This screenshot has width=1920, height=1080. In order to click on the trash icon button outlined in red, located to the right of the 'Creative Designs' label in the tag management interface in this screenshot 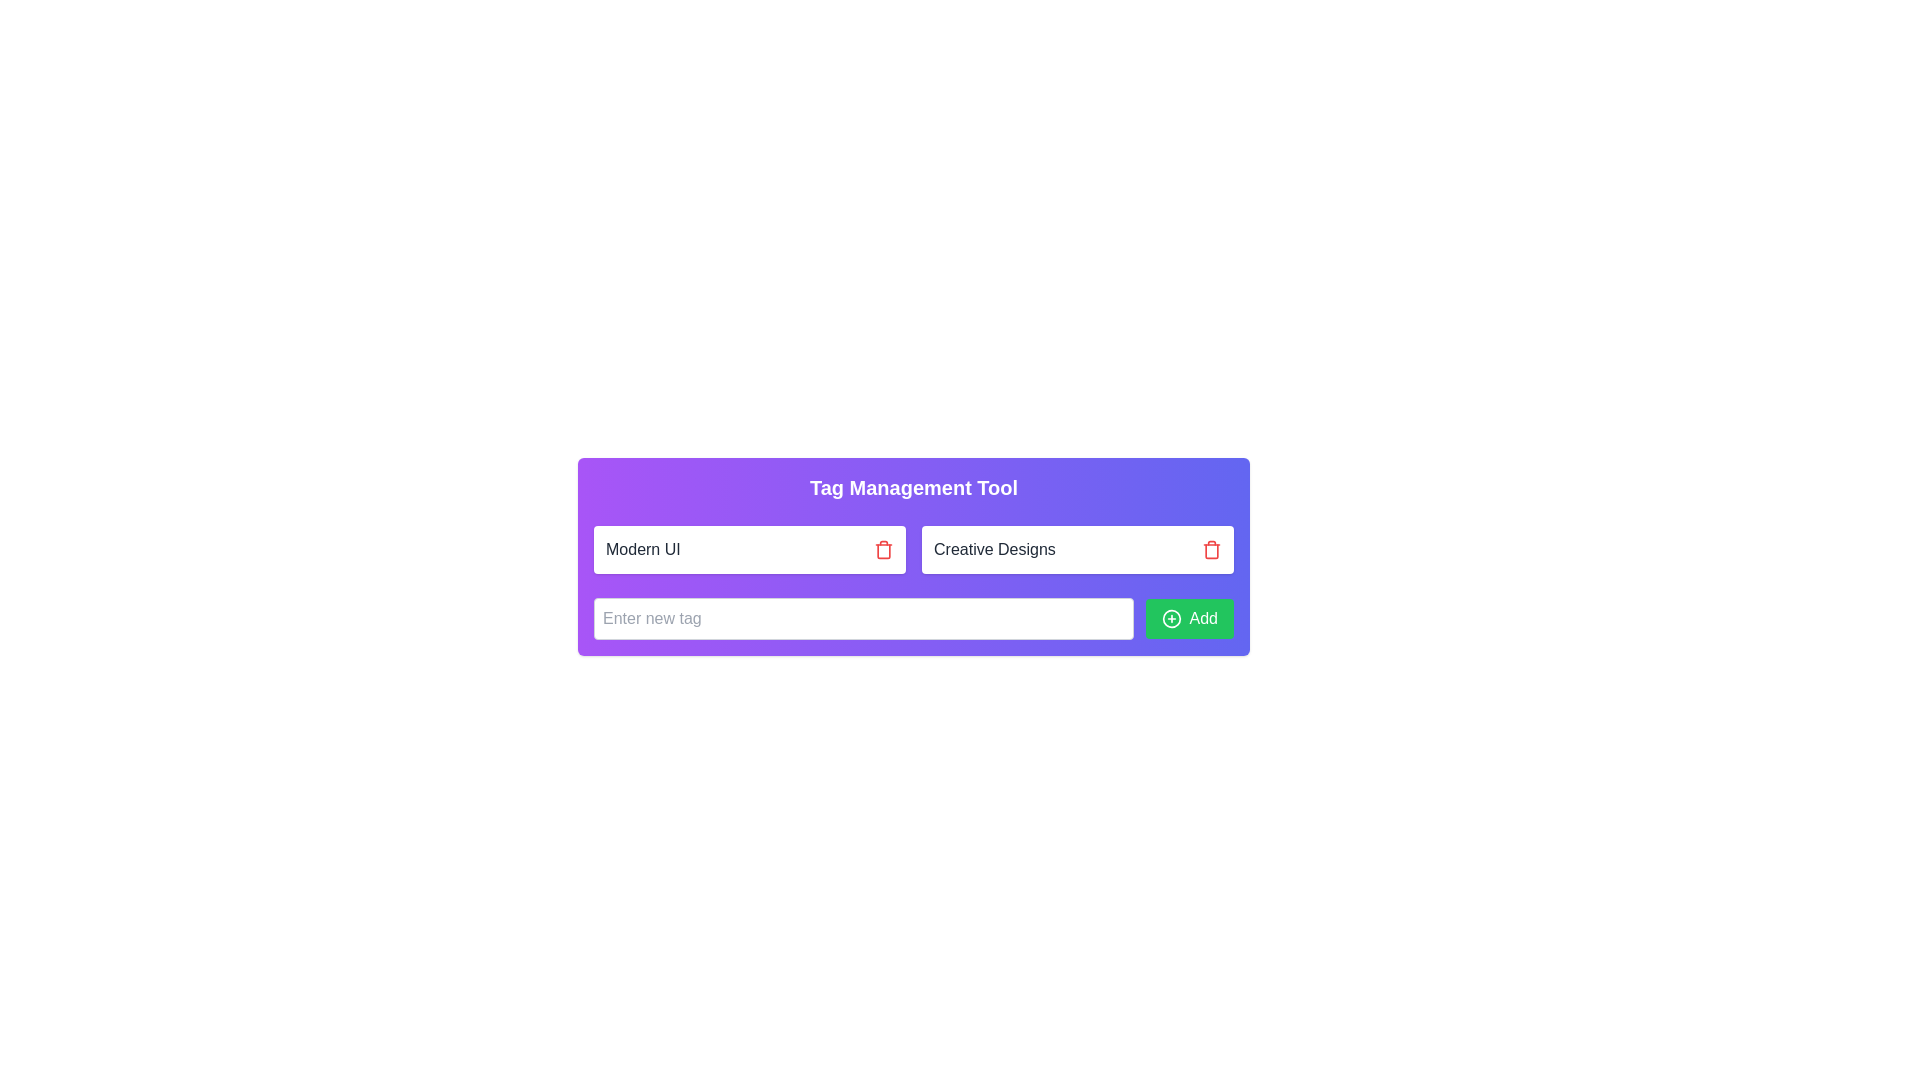, I will do `click(1210, 550)`.